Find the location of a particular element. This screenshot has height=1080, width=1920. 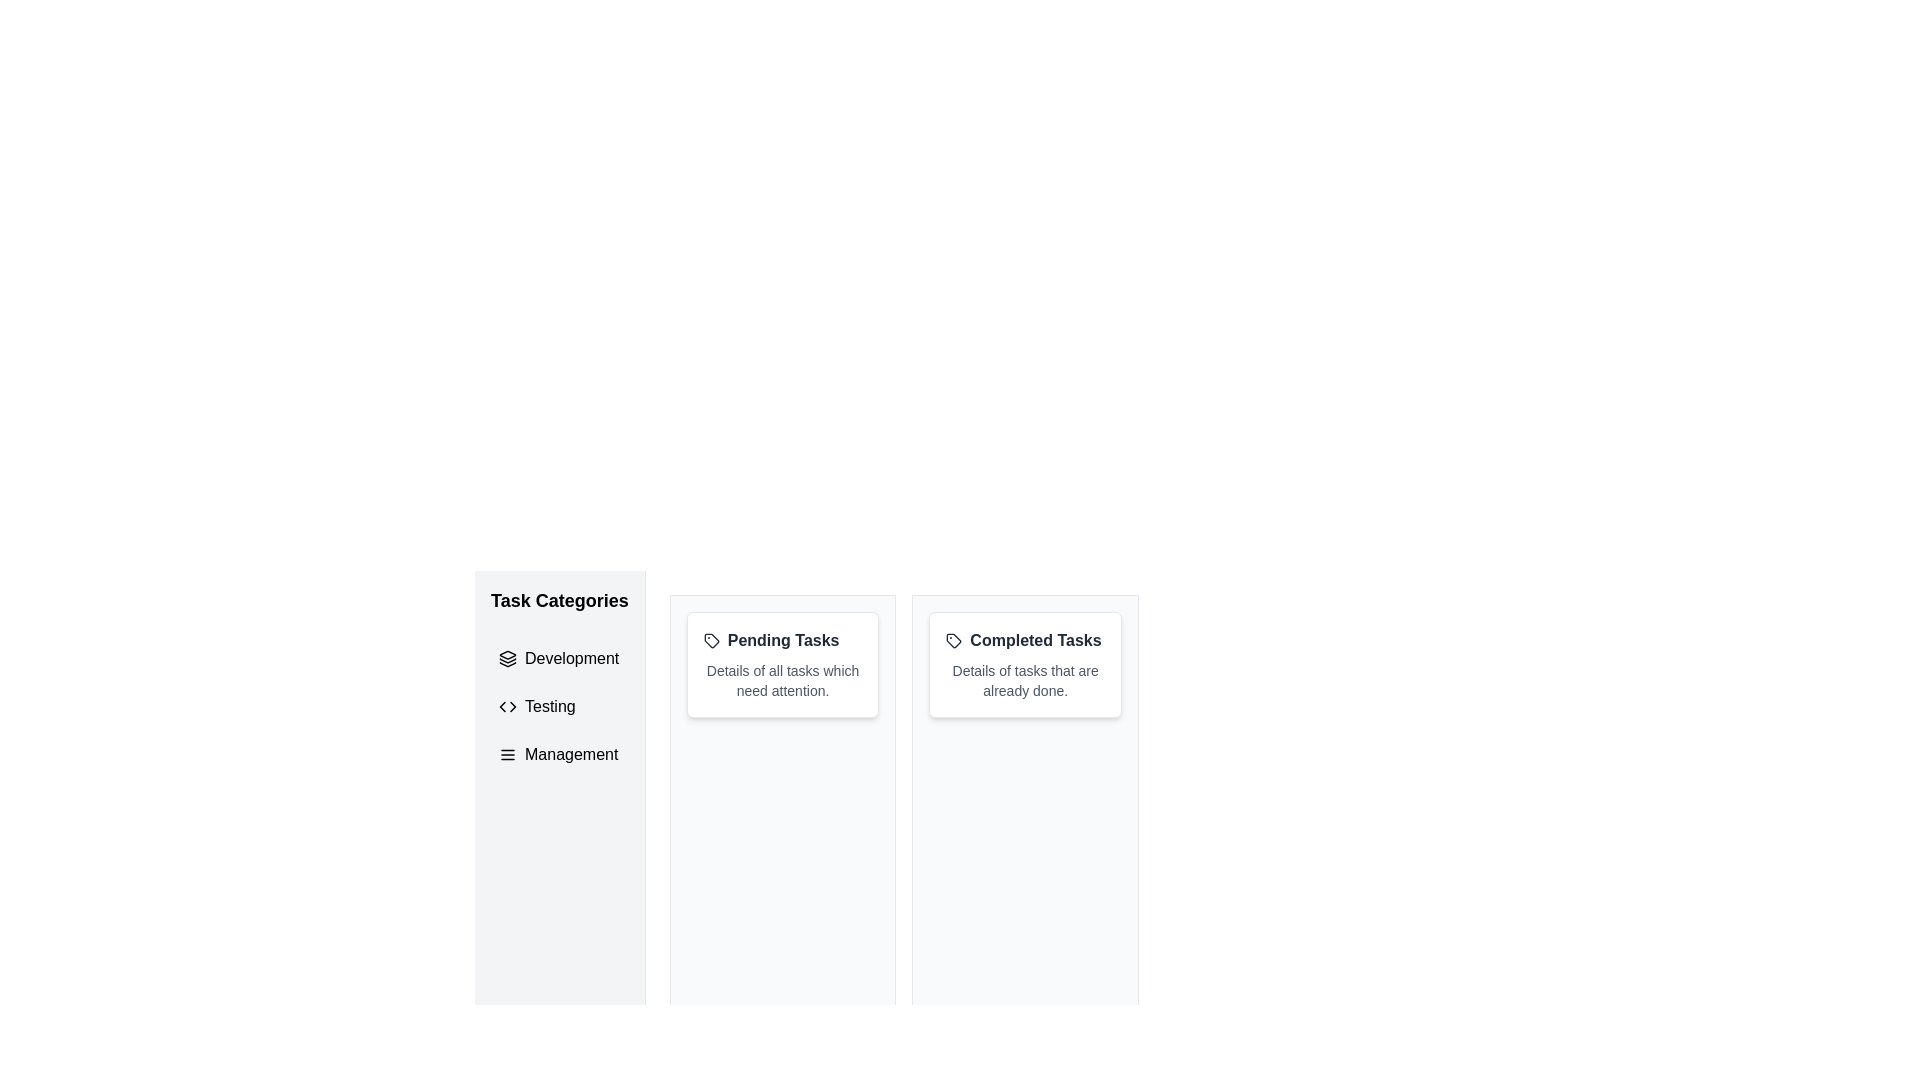

the first button-like navigation menu item under 'Task Categories' is located at coordinates (559, 659).